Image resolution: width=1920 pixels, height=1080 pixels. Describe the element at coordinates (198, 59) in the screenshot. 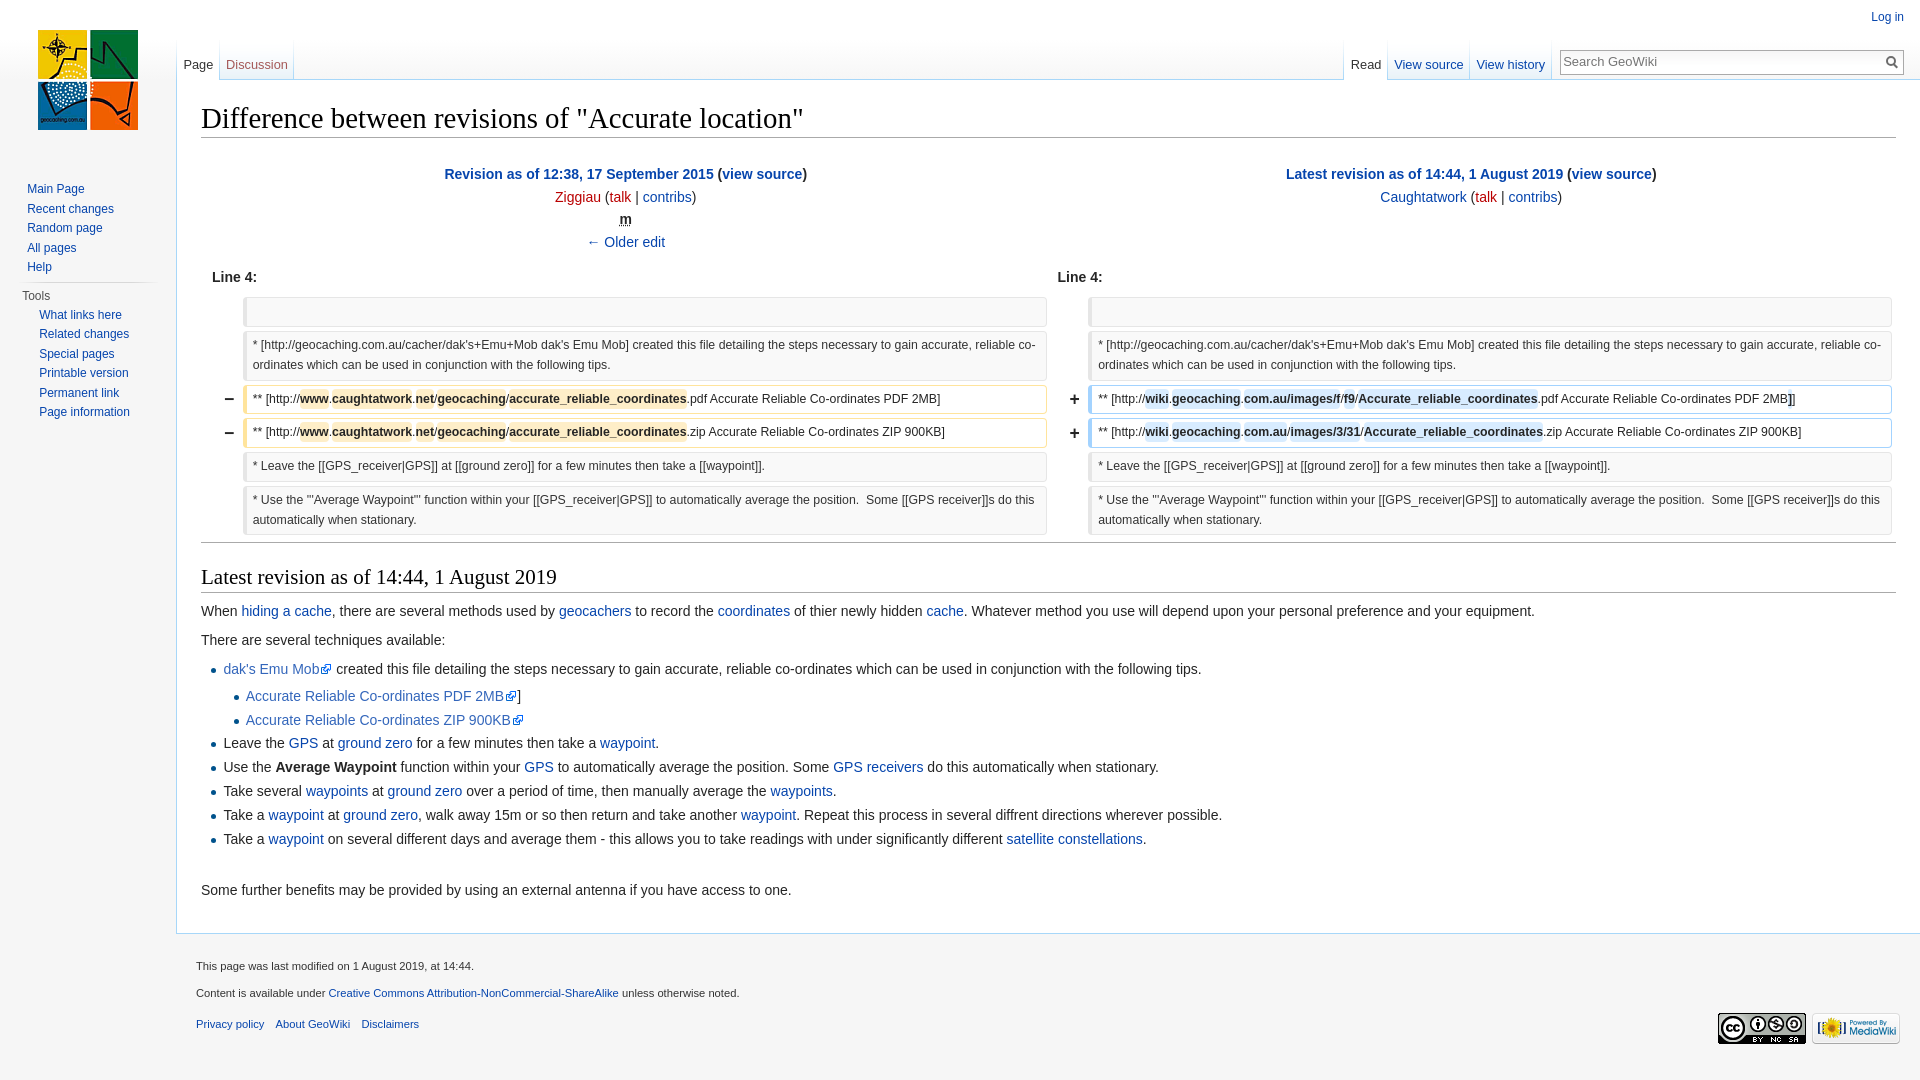

I see `'Page'` at that location.